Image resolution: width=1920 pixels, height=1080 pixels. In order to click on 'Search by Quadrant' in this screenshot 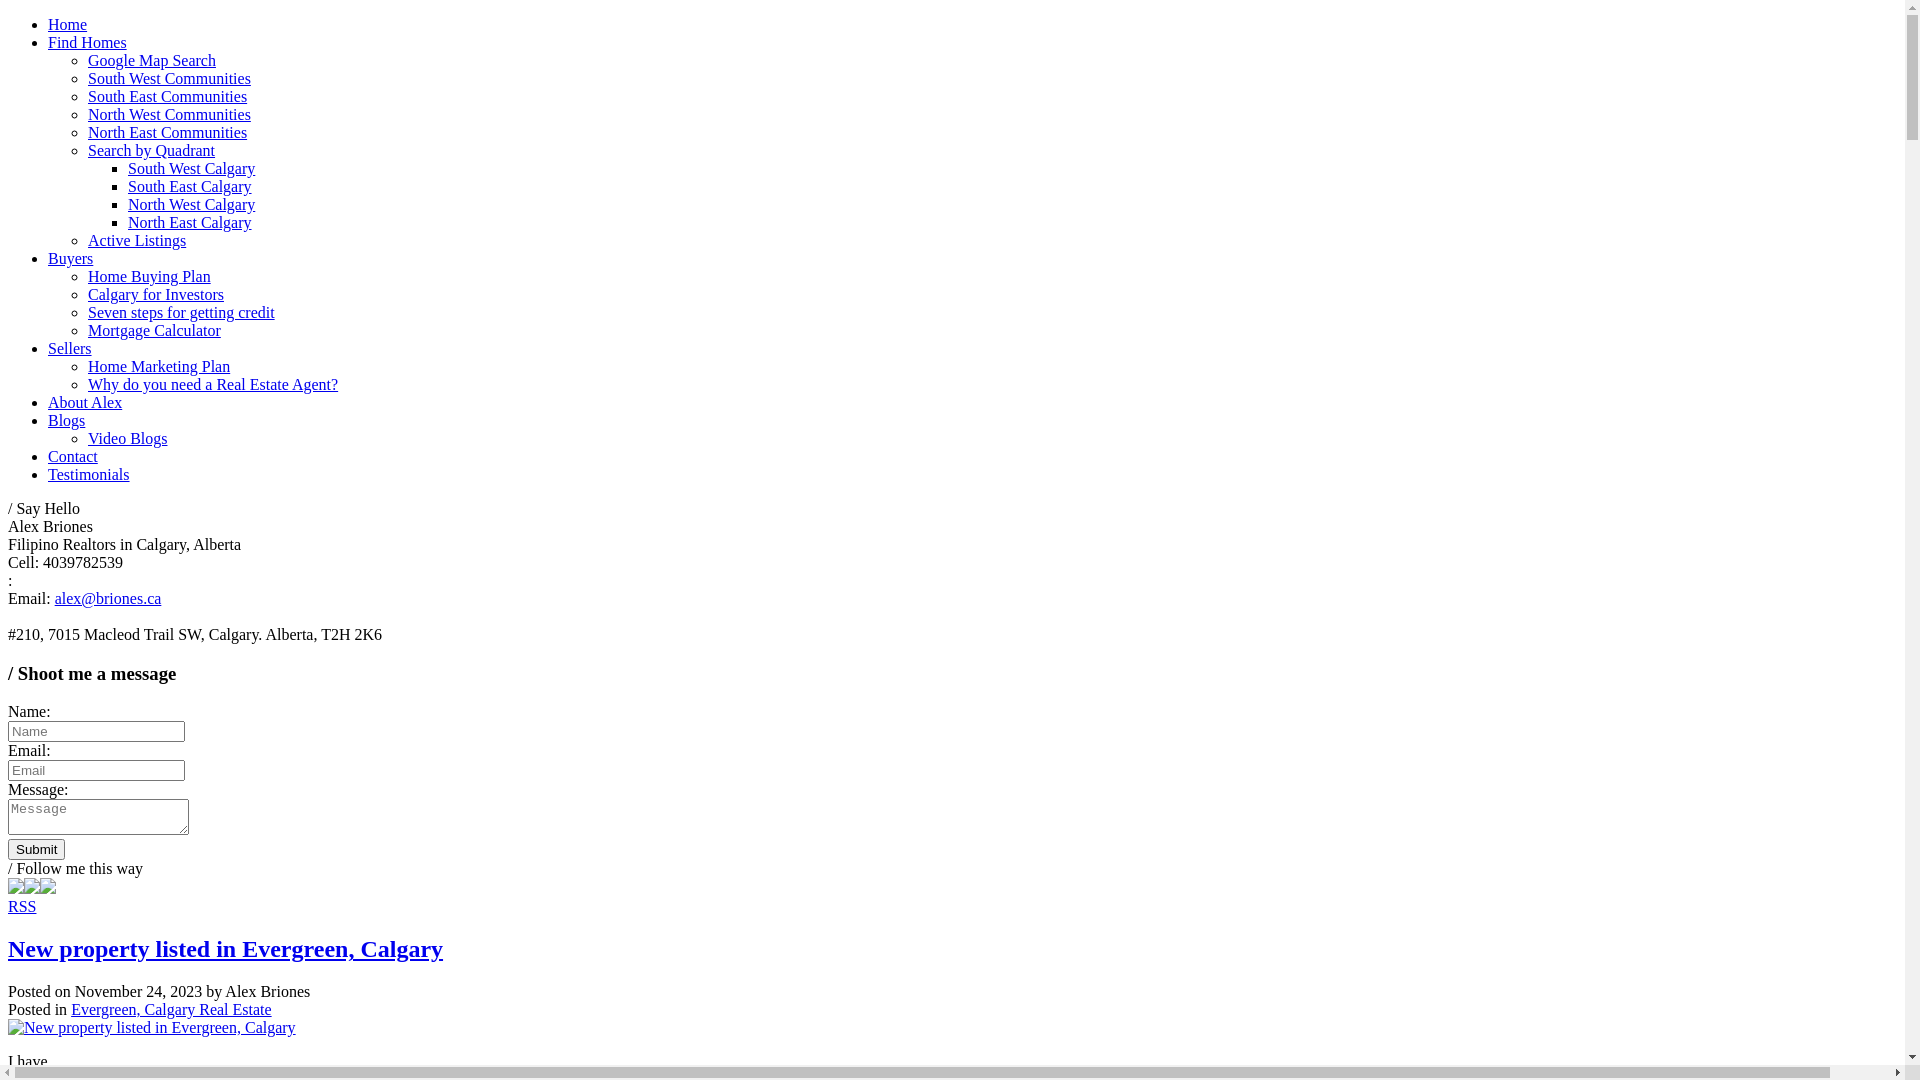, I will do `click(150, 149)`.